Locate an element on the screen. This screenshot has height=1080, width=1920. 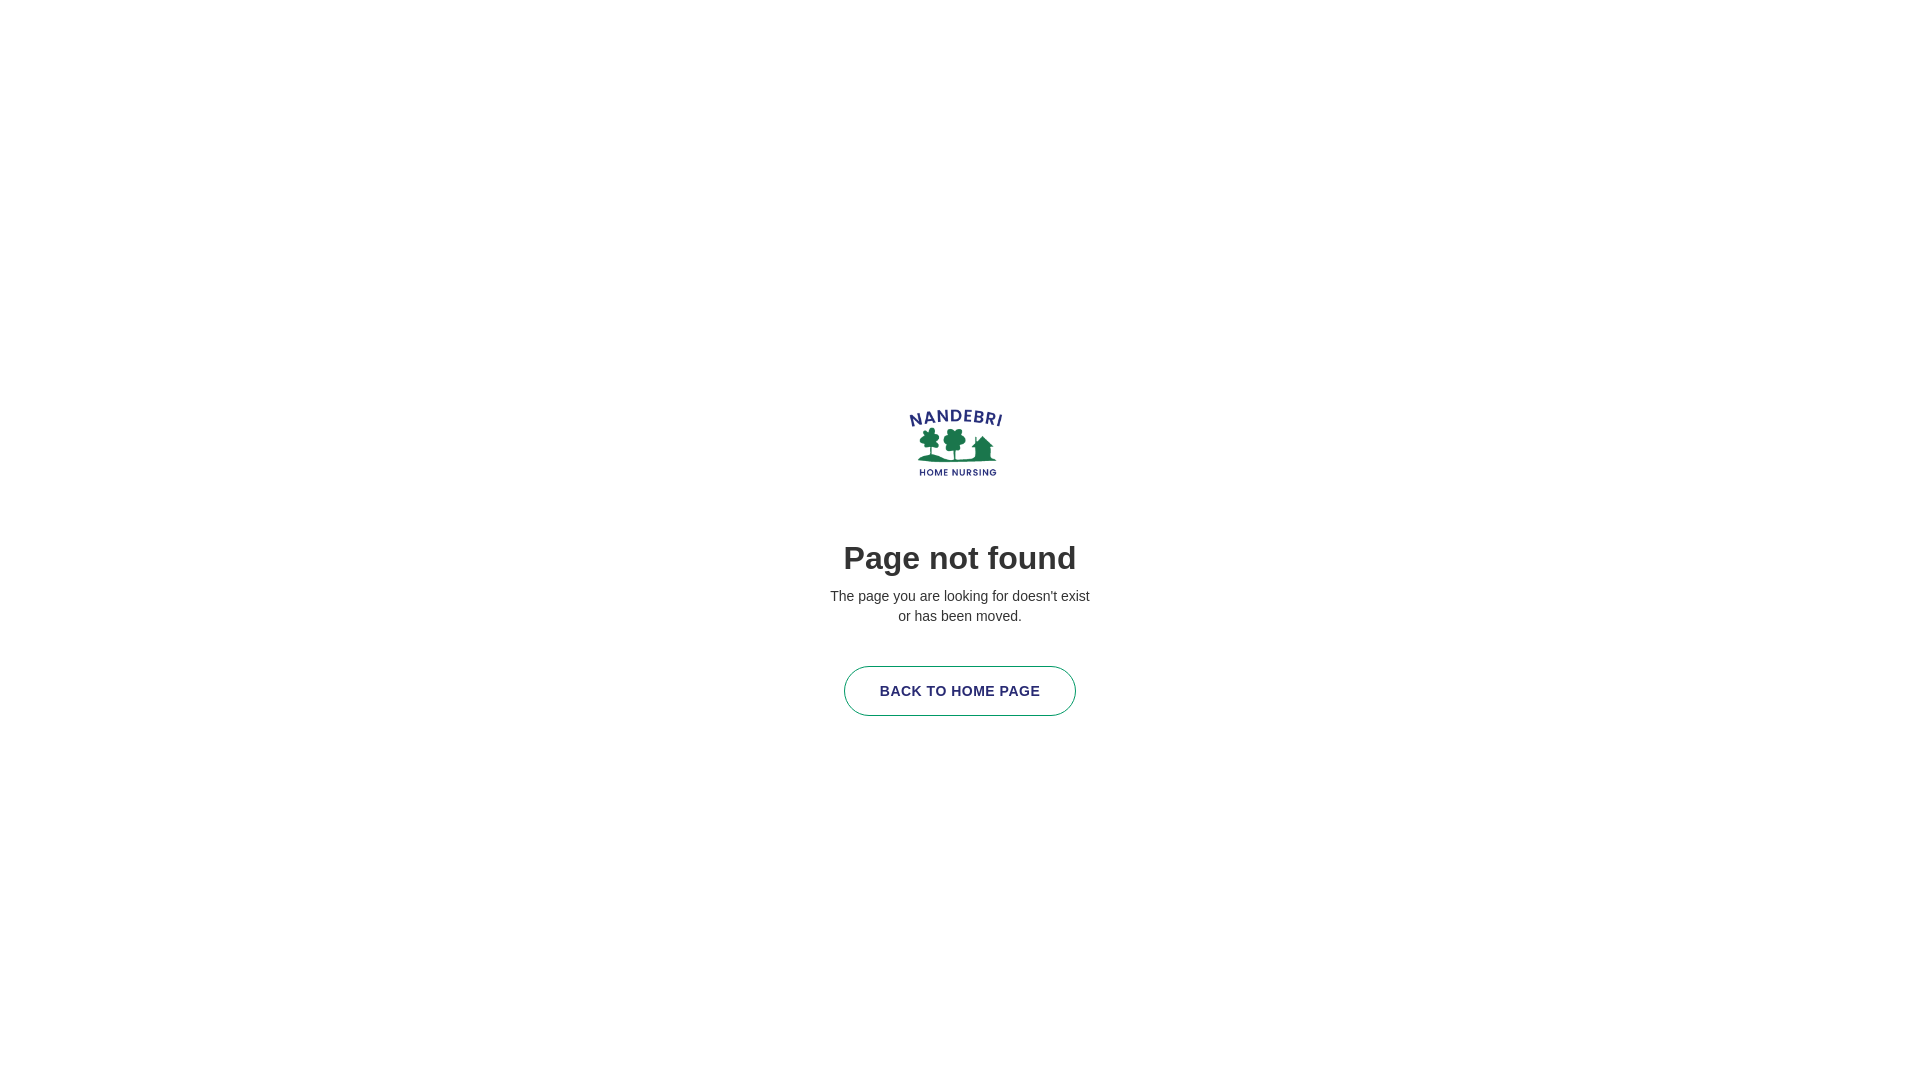
'BACK TO HOME PAGE' is located at coordinates (844, 689).